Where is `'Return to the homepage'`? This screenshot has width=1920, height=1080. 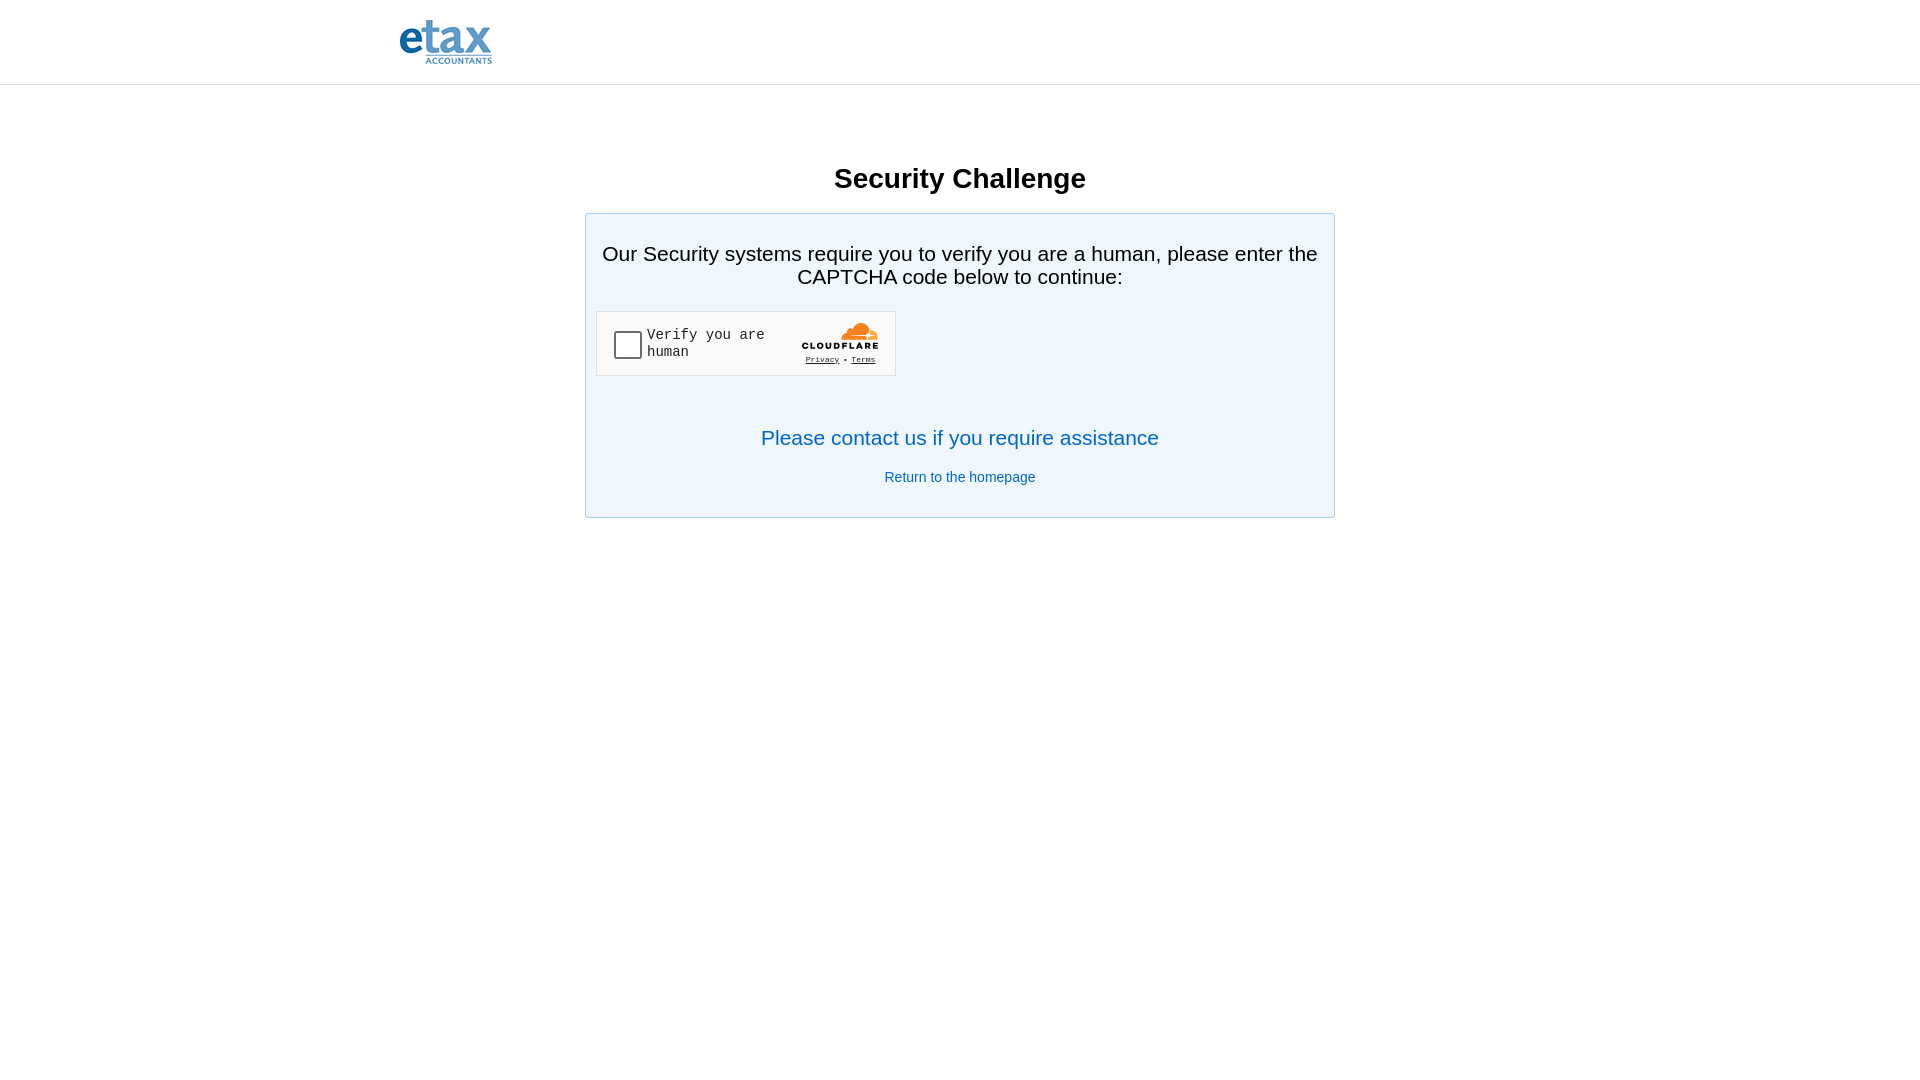
'Return to the homepage' is located at coordinates (958, 477).